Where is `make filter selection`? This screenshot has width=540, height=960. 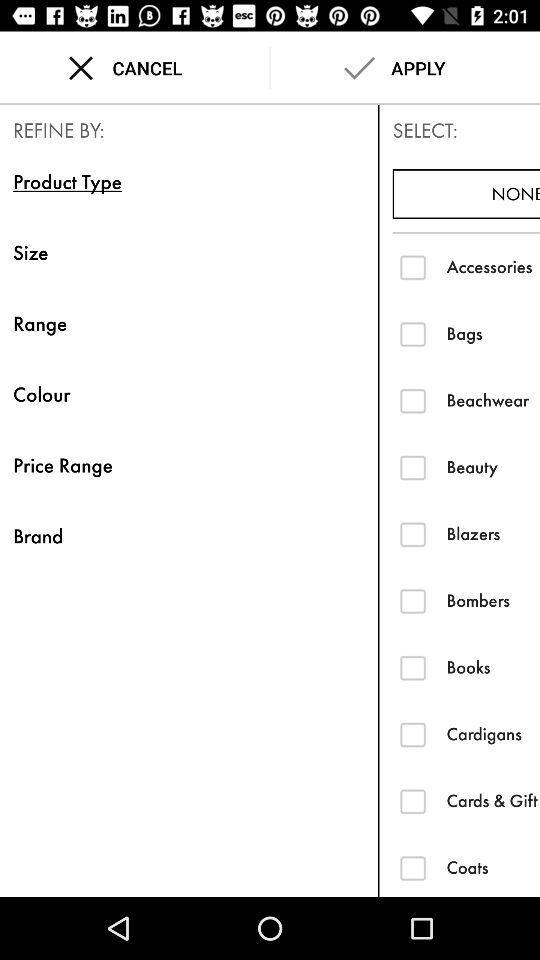
make filter selection is located at coordinates (412, 600).